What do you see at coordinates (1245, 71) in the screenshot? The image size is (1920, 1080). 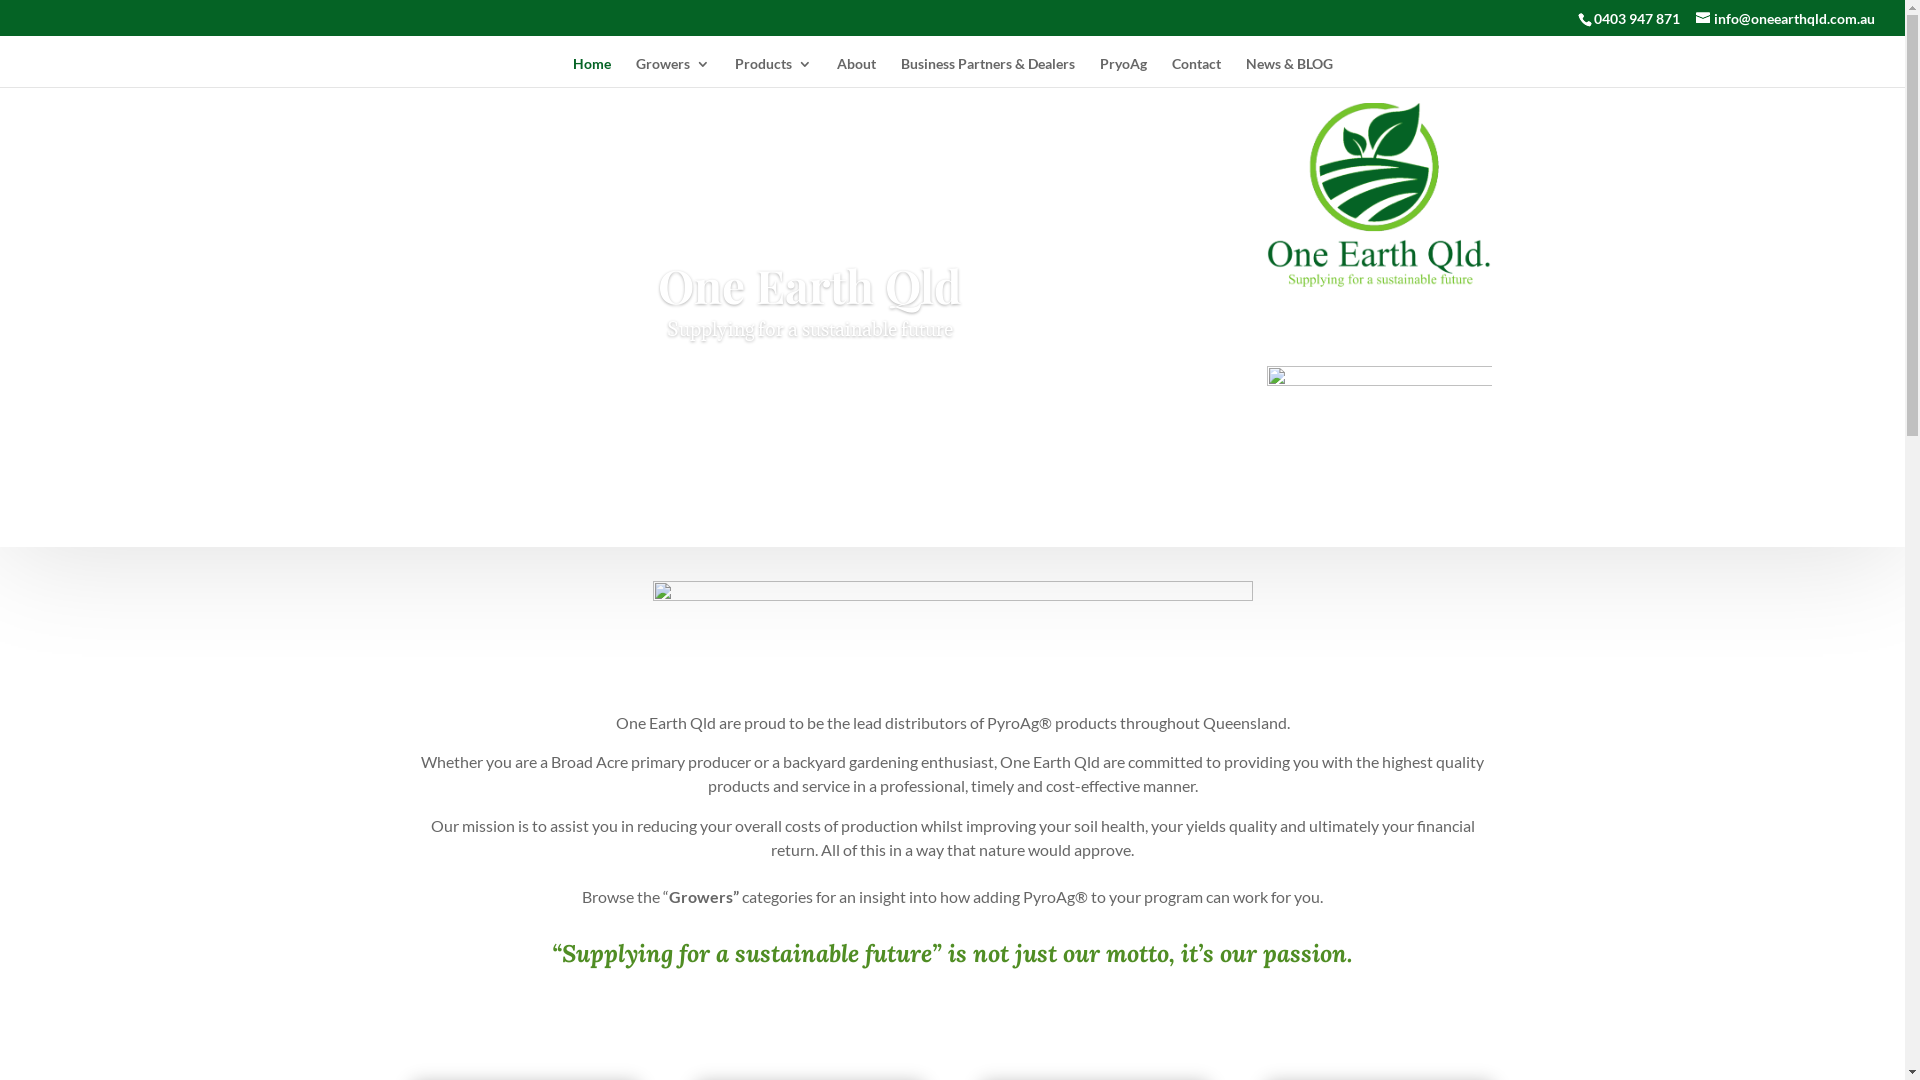 I see `'News & BLOG'` at bounding box center [1245, 71].